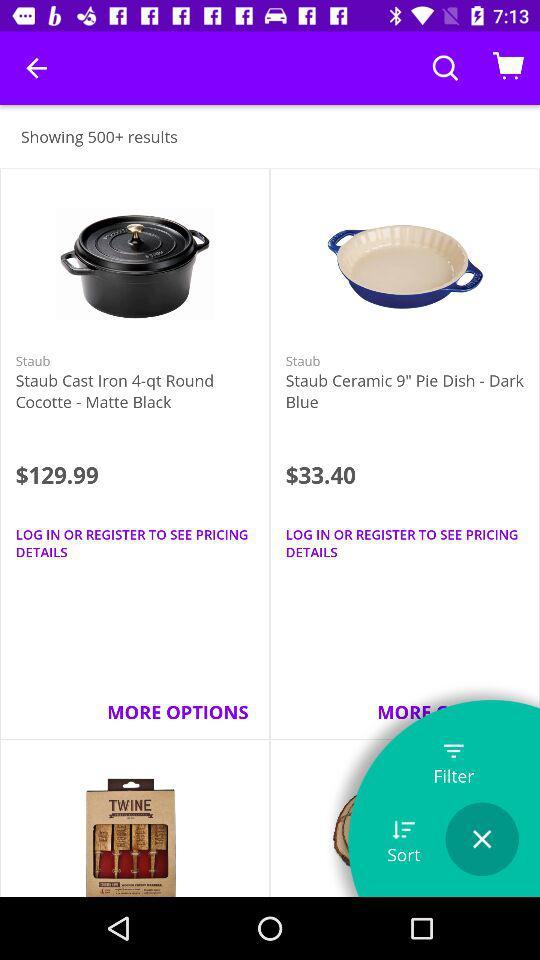  What do you see at coordinates (36, 68) in the screenshot?
I see `icon above showing 500+ results` at bounding box center [36, 68].